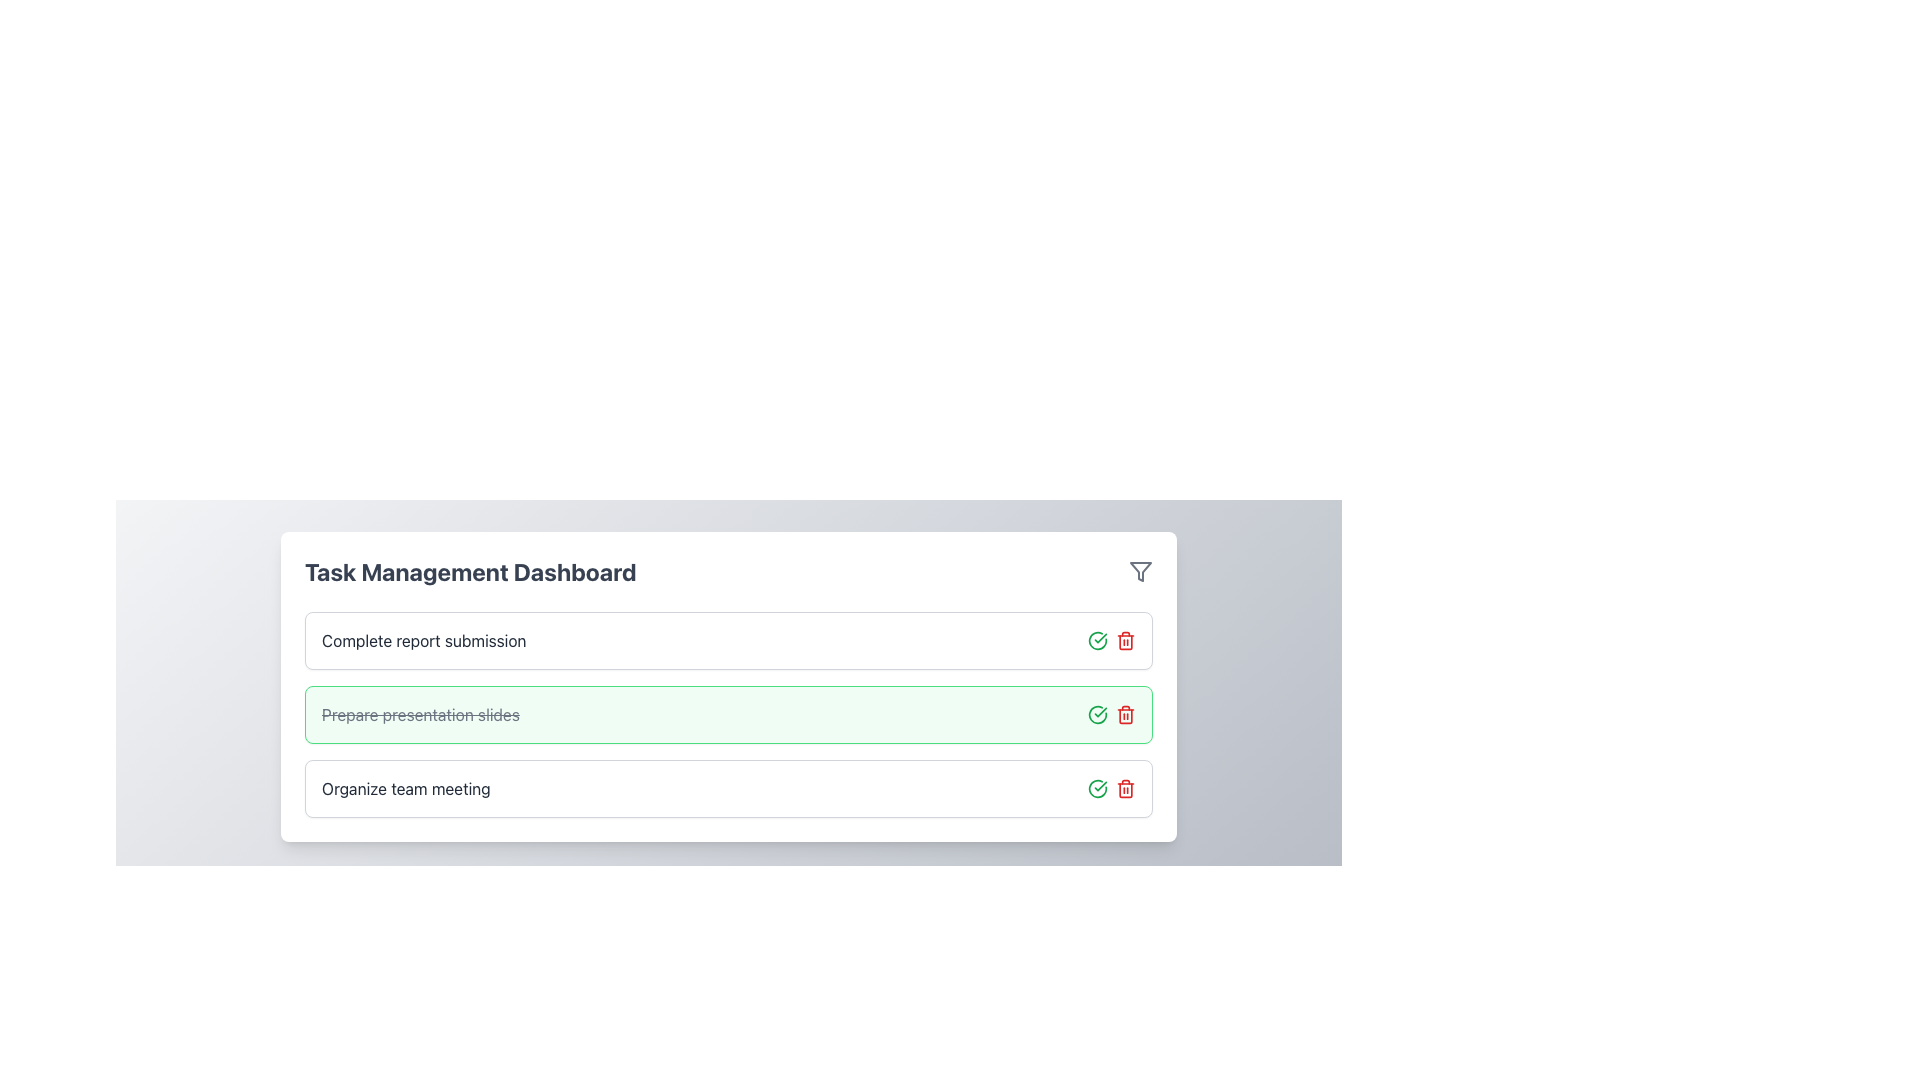 Image resolution: width=1920 pixels, height=1080 pixels. What do you see at coordinates (1097, 713) in the screenshot?
I see `the circular icon with a checkmark in the top-right corner of the task item for 'Prepare presentation slides' to mark the task as completed` at bounding box center [1097, 713].